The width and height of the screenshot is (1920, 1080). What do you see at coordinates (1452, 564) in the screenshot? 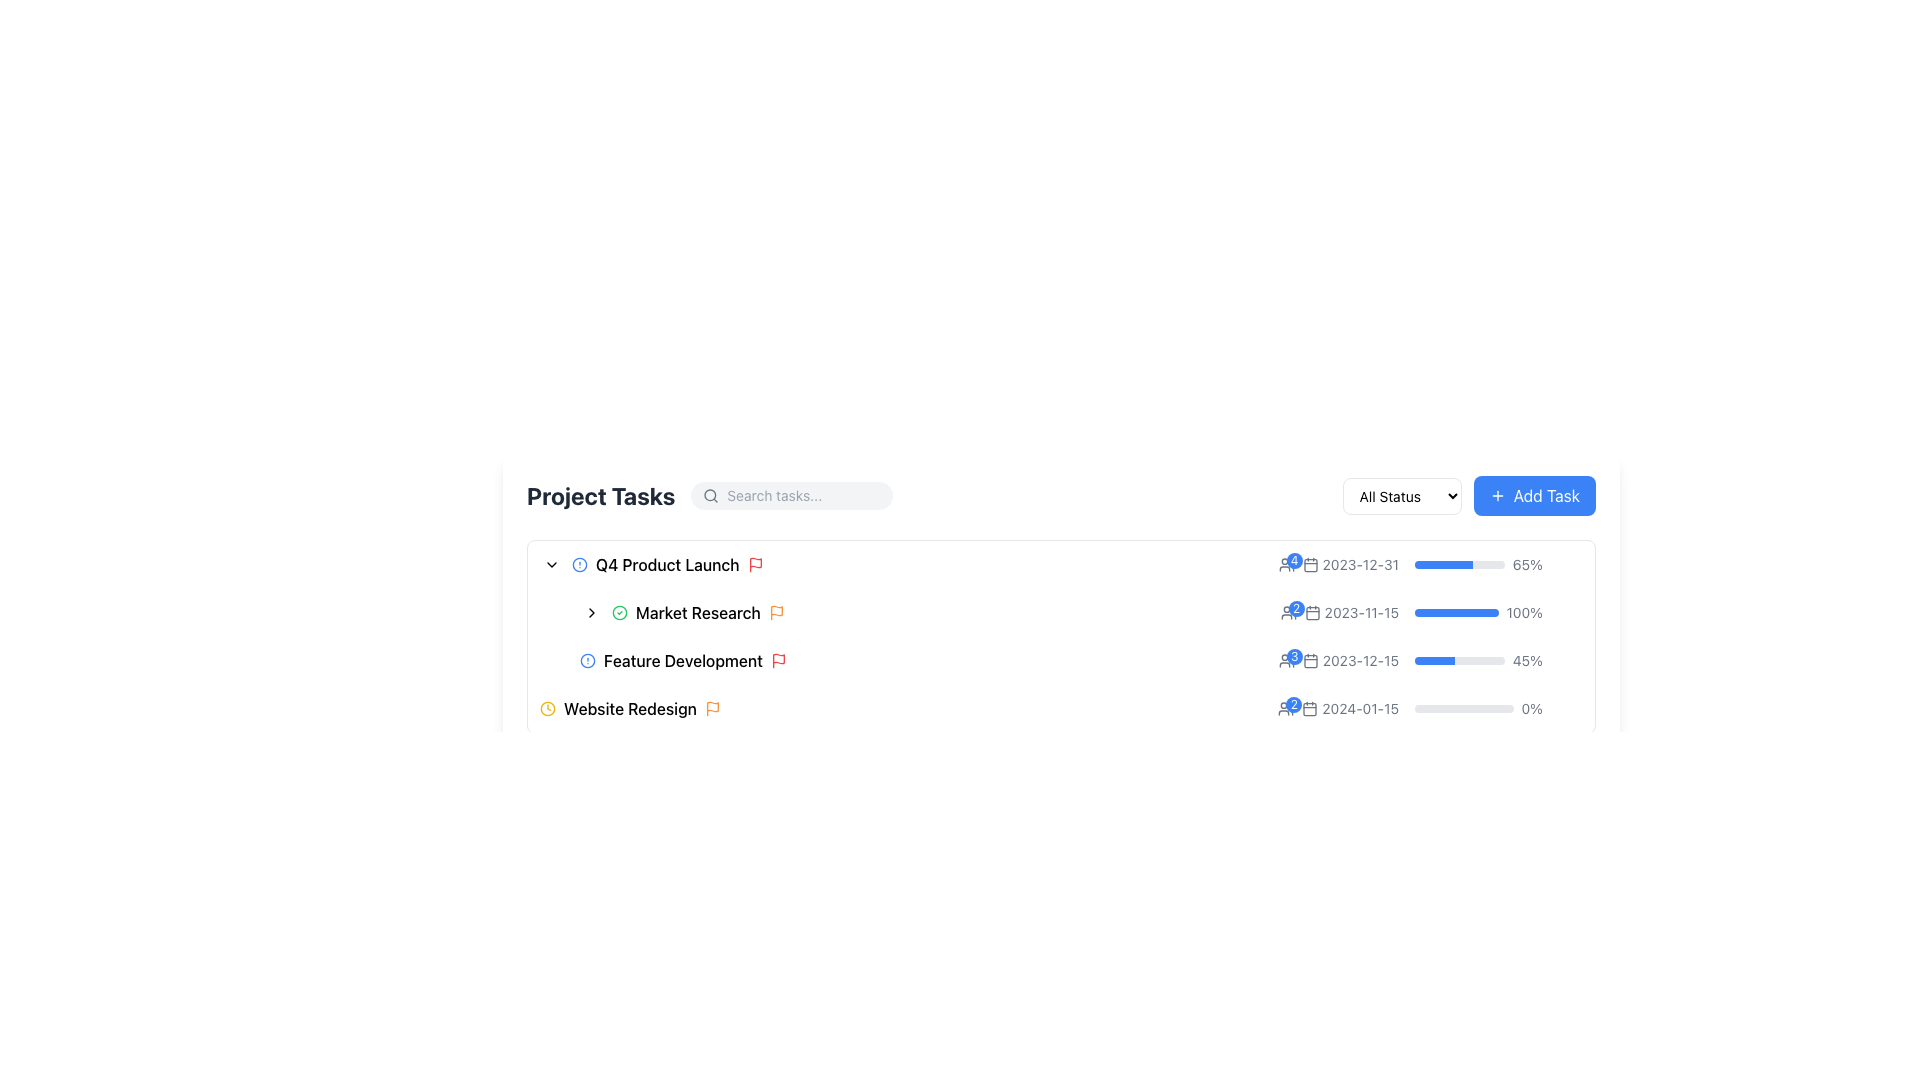
I see `task completion` at bounding box center [1452, 564].